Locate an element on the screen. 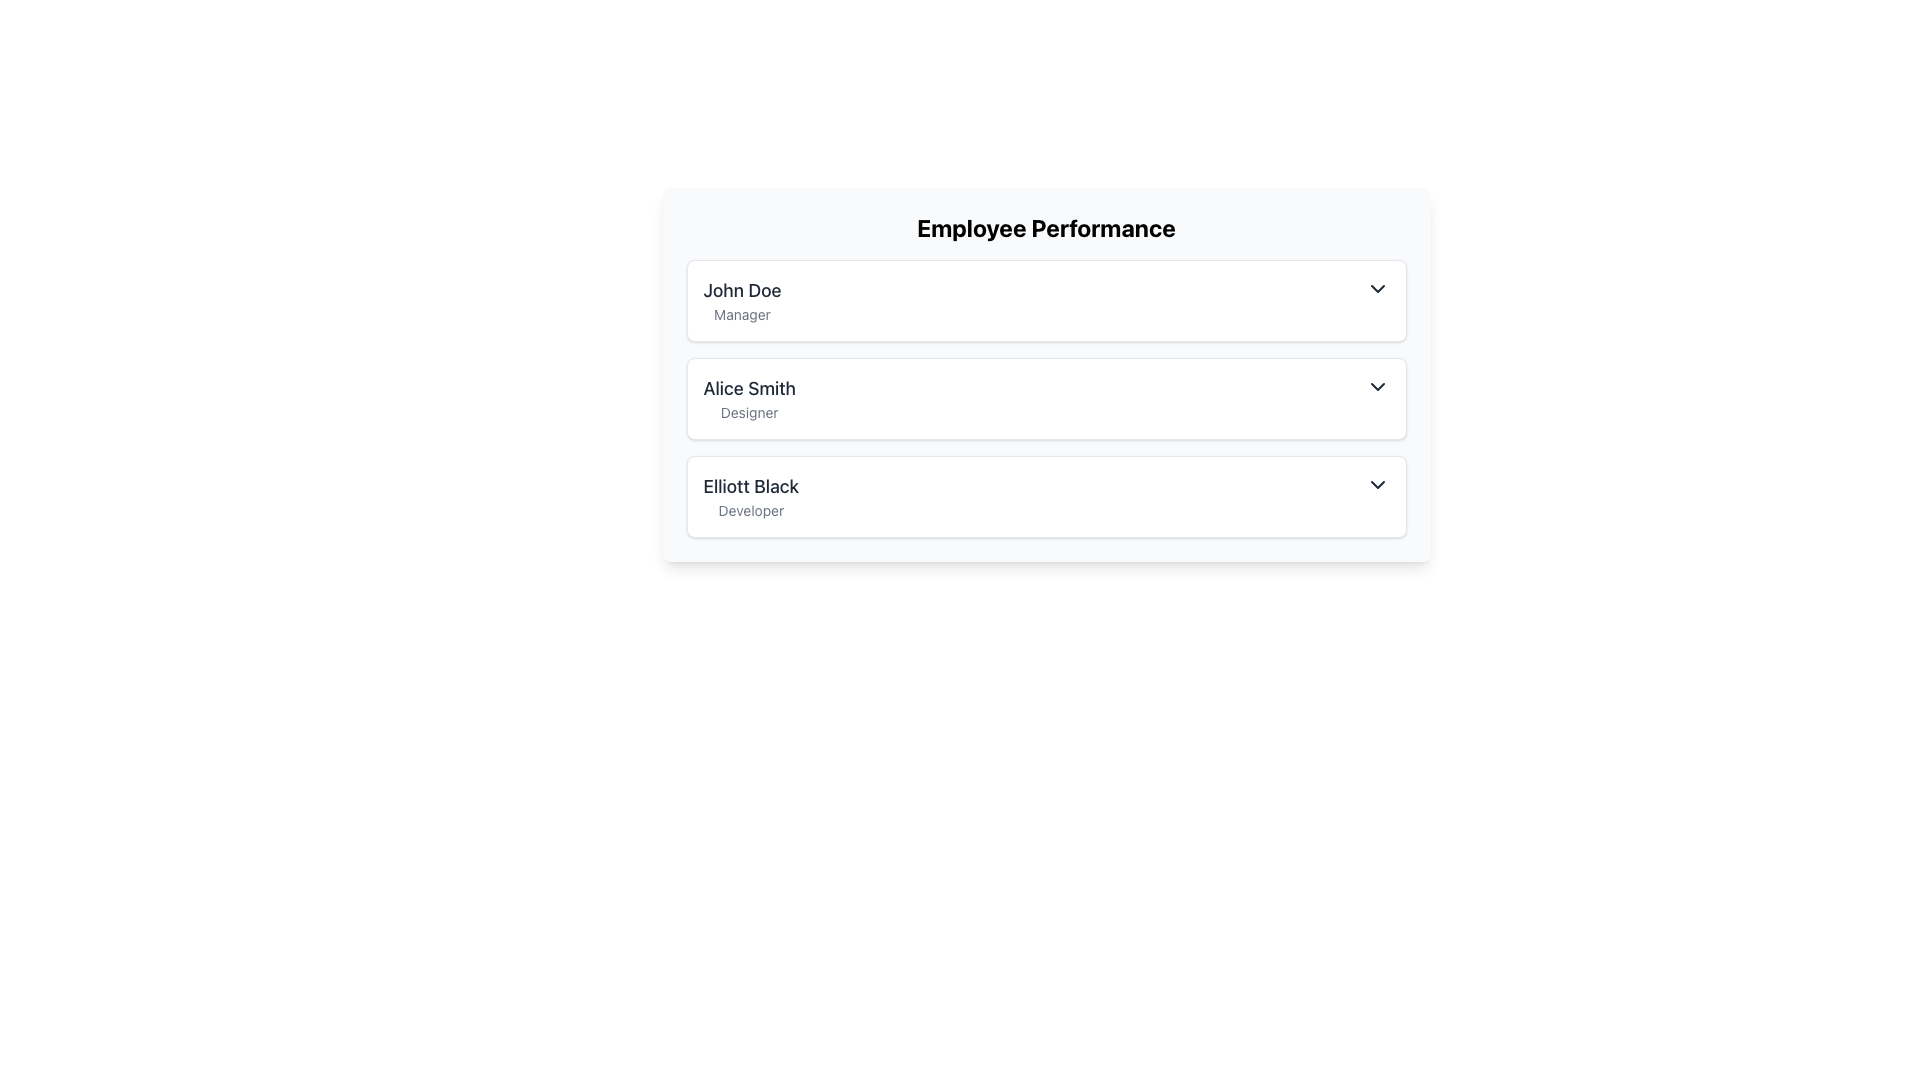 The image size is (1920, 1080). the downwards-pointing chevron icon adjacent to 'John Doe' and 'Manager' is located at coordinates (1376, 289).